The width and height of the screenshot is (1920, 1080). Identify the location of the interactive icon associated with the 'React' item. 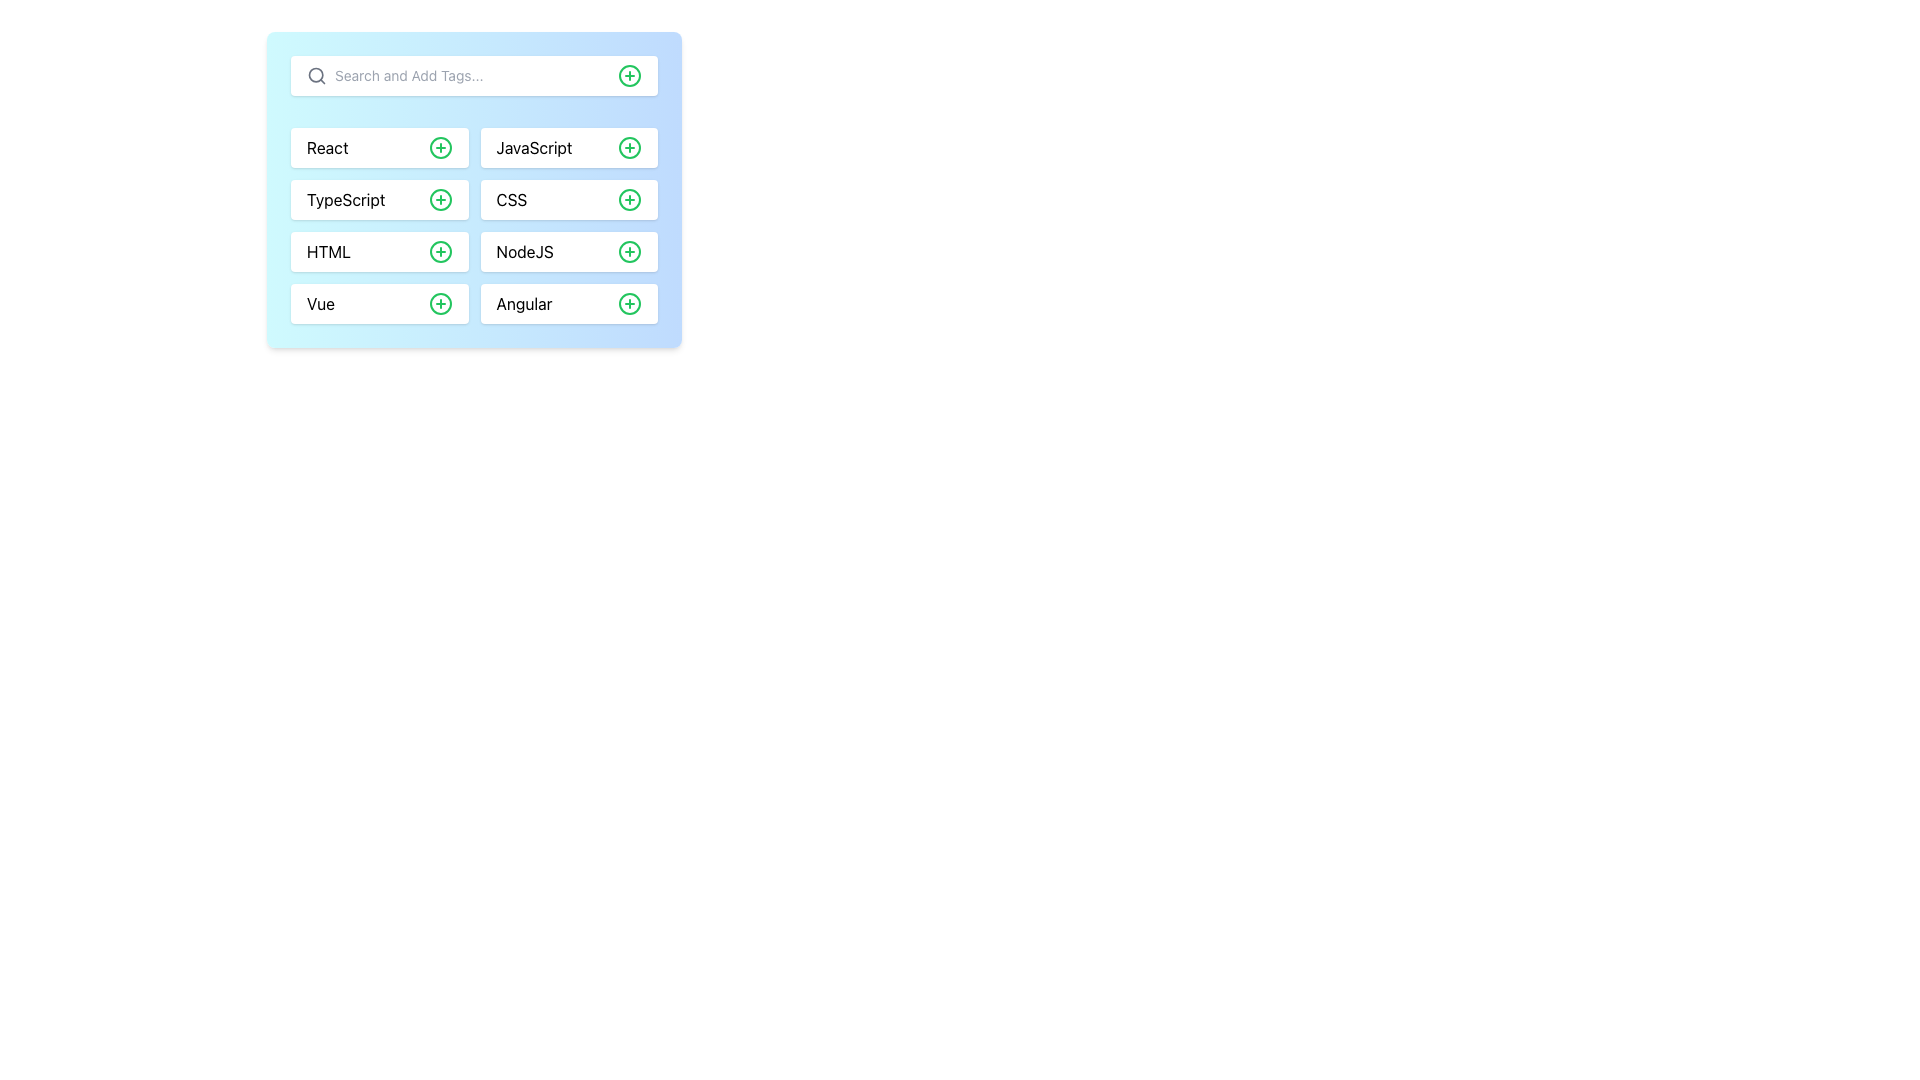
(439, 146).